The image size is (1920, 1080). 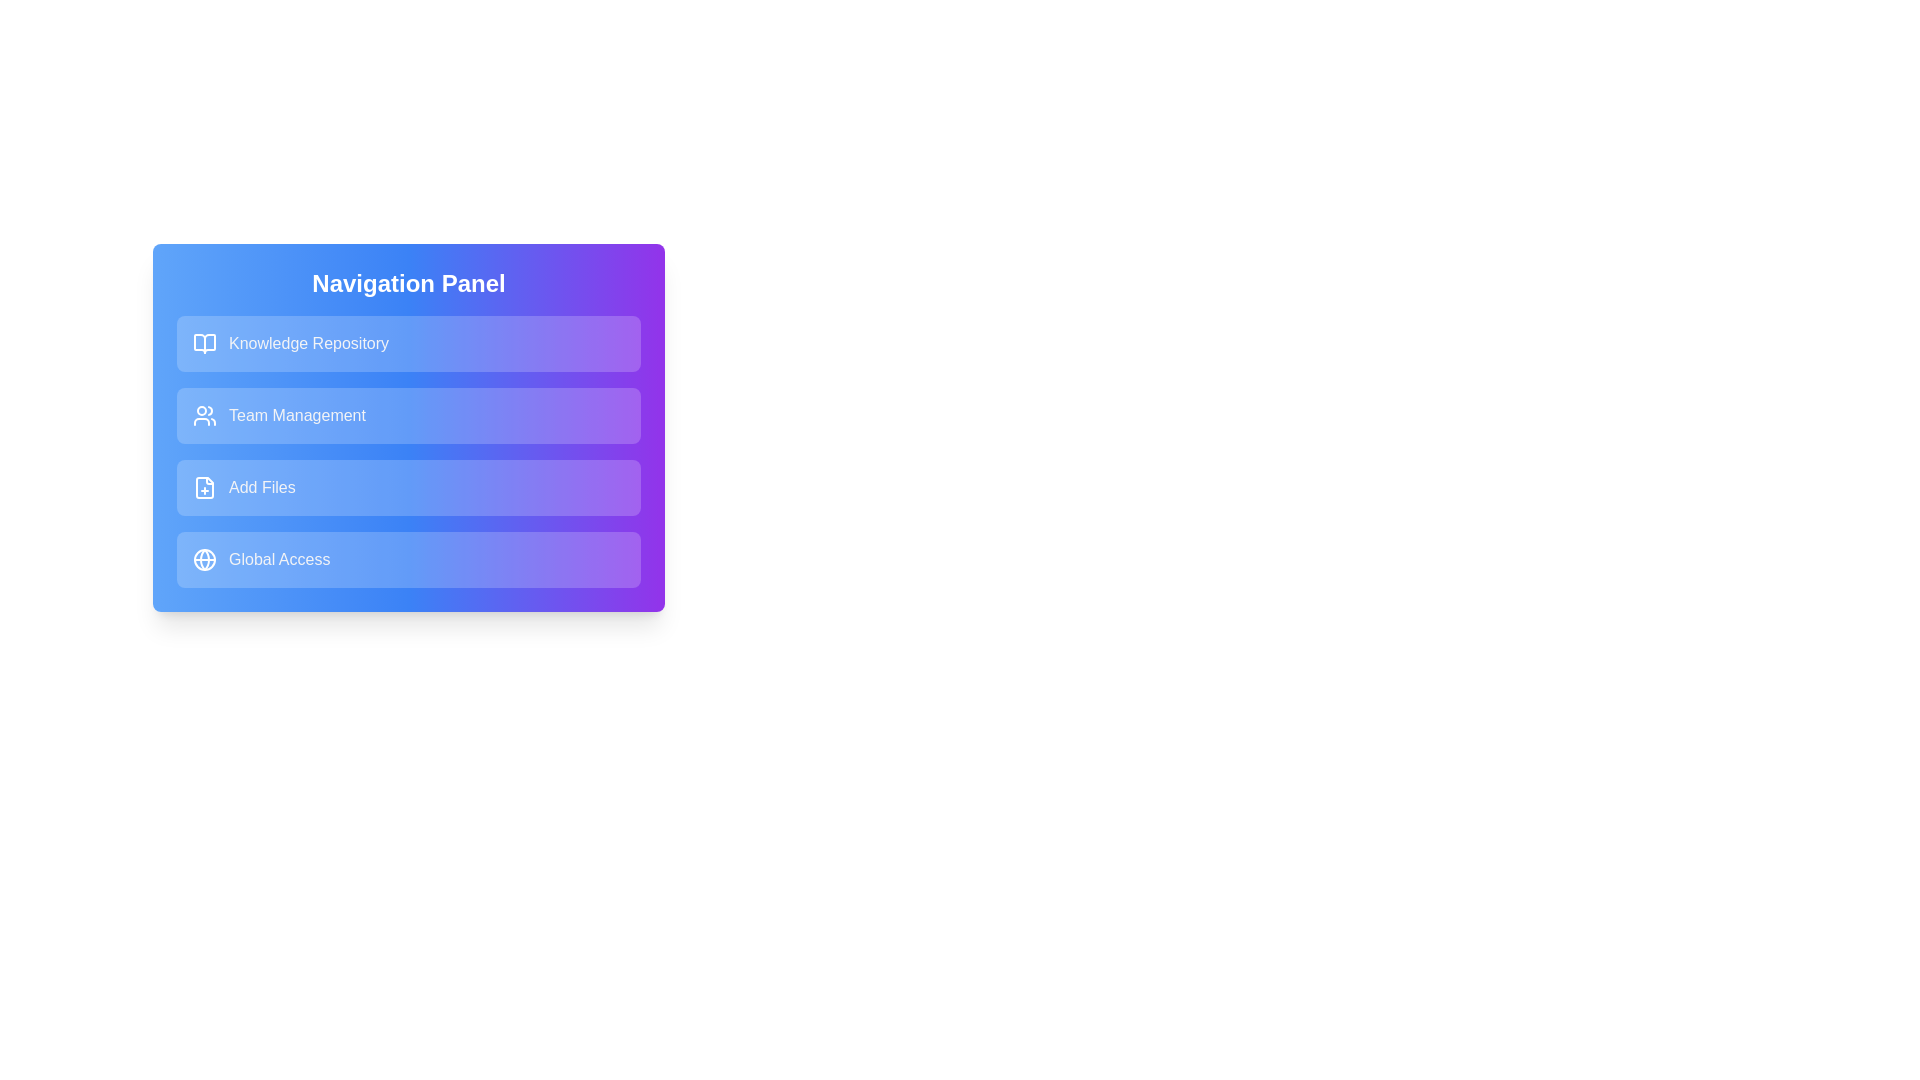 What do you see at coordinates (407, 559) in the screenshot?
I see `the navigation item labeled Global Access` at bounding box center [407, 559].